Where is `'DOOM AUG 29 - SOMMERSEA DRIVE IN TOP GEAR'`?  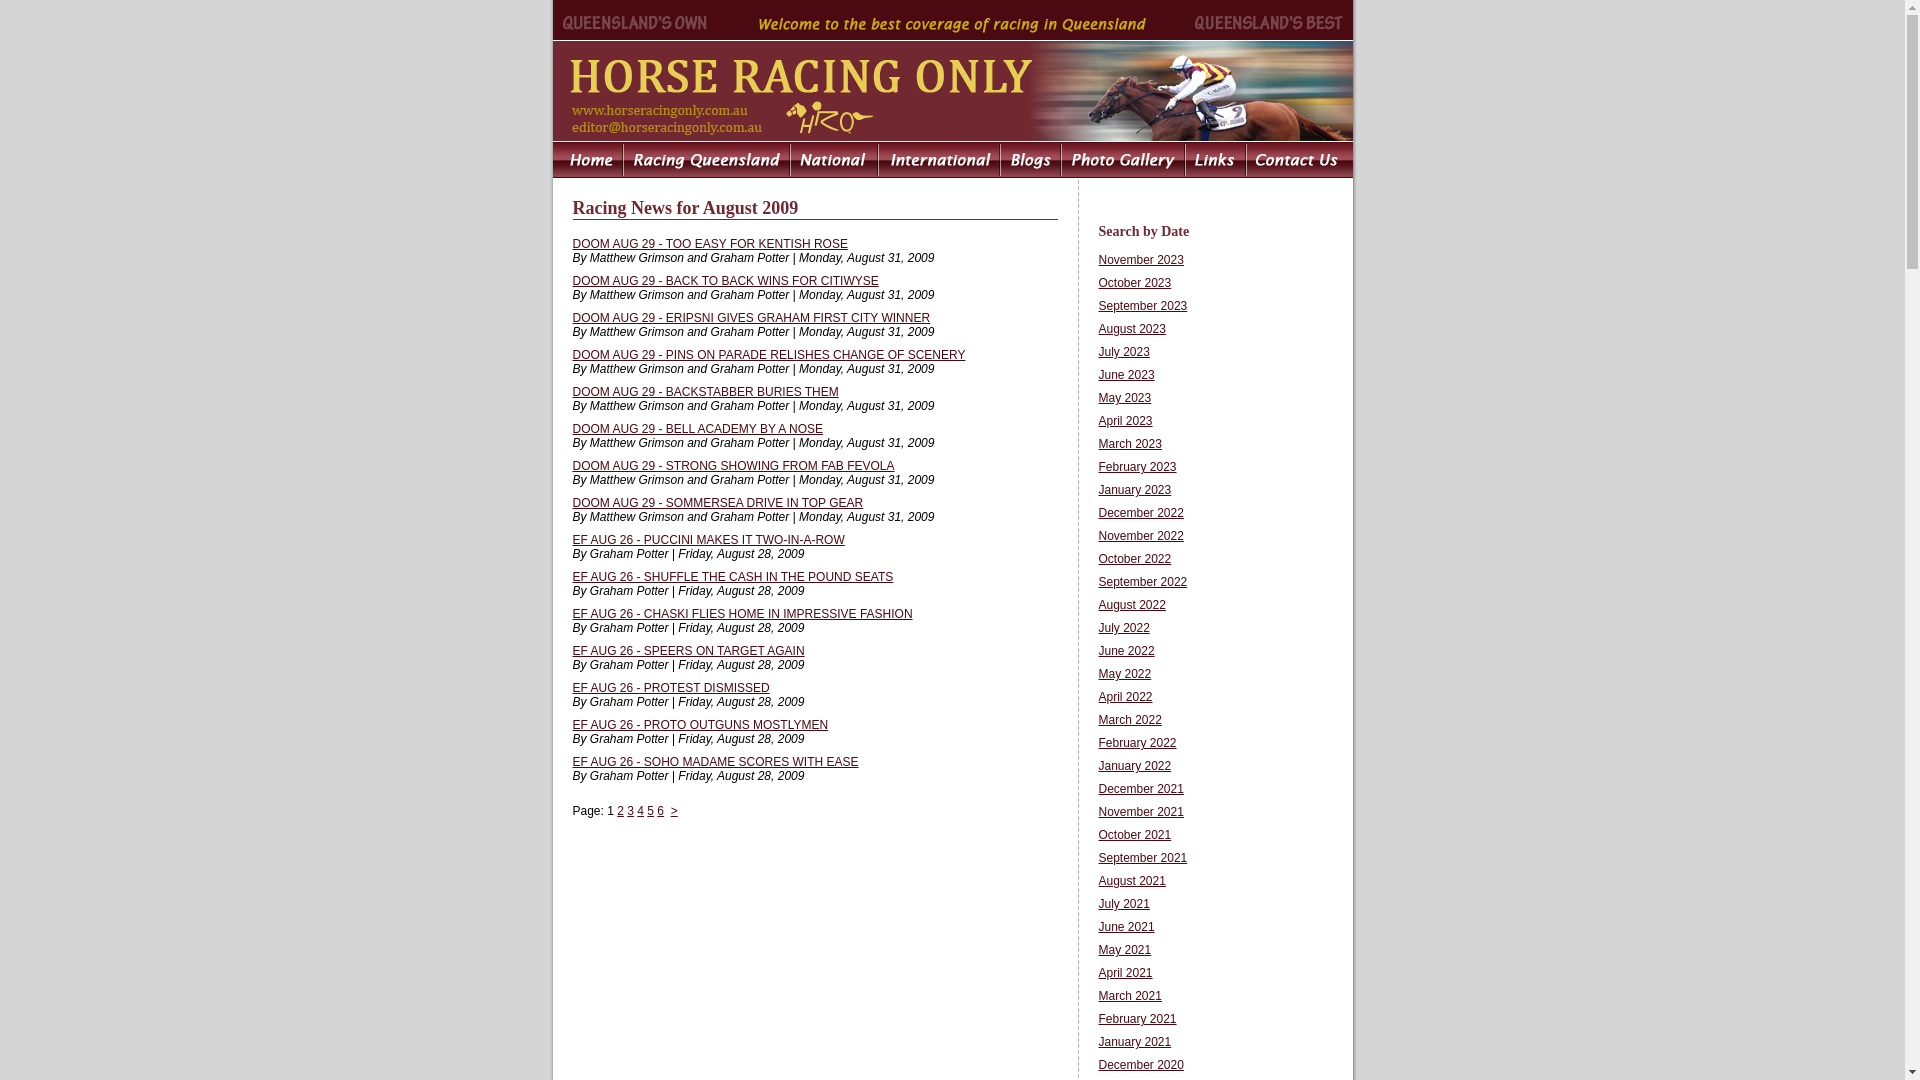
'DOOM AUG 29 - SOMMERSEA DRIVE IN TOP GEAR' is located at coordinates (717, 501).